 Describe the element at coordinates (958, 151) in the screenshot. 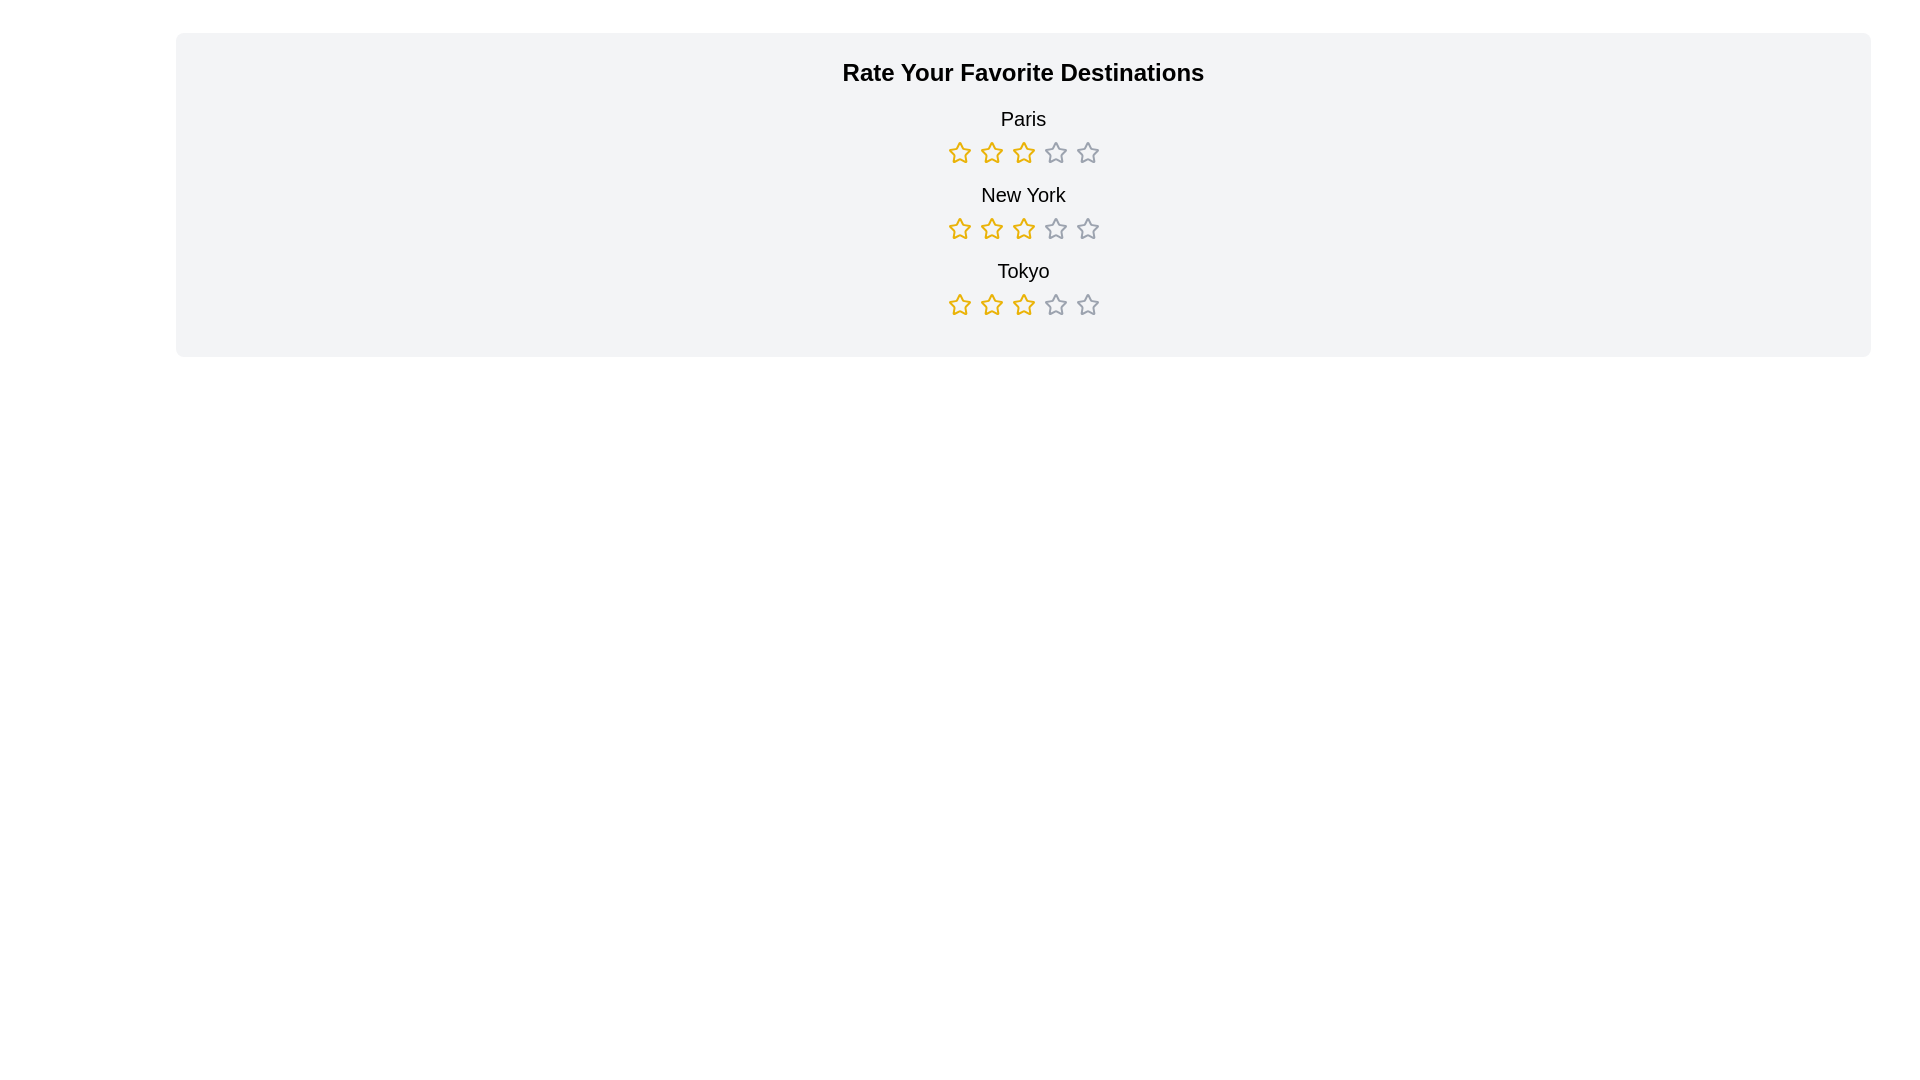

I see `the first star rating icon for 'Paris'` at that location.